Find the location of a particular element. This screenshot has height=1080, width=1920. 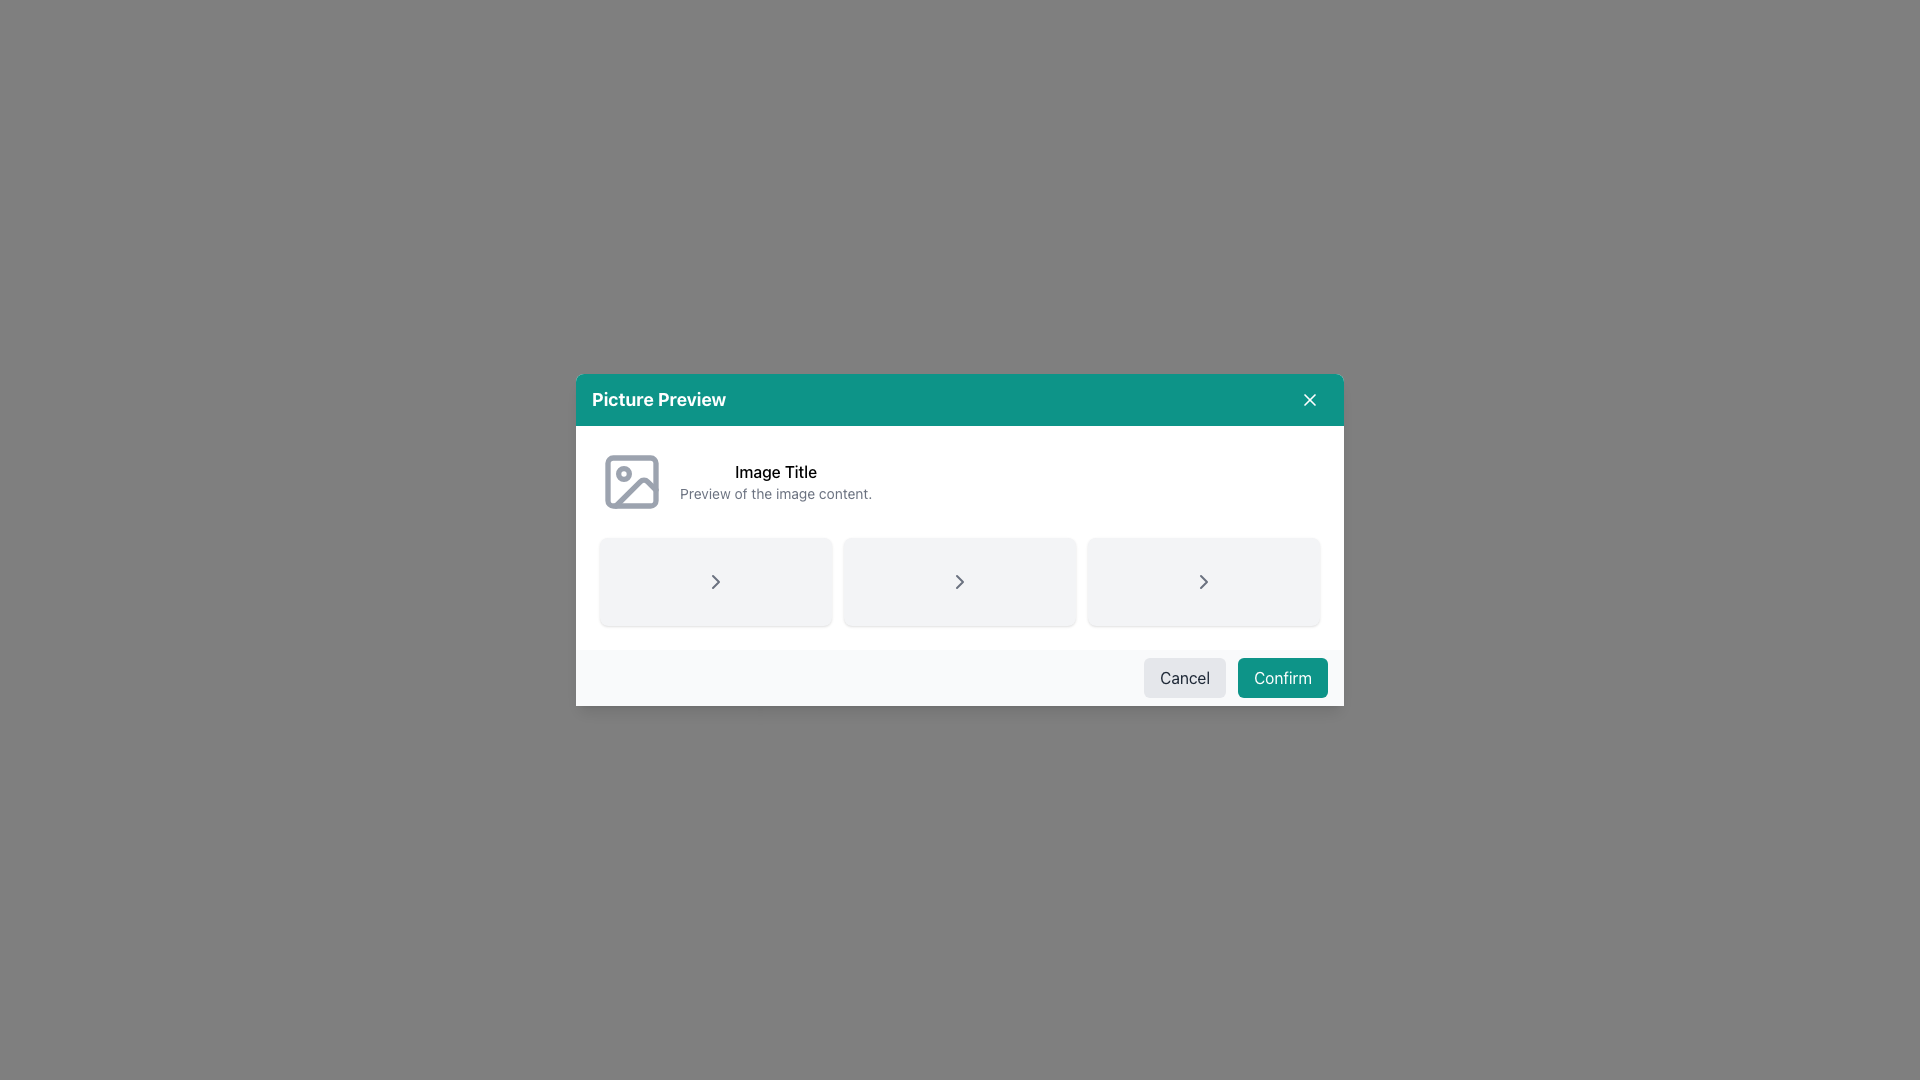

the second button in the grid of three horizontally aligned buttons, which has a light gray background and a chevron icon pointing to the right is located at coordinates (960, 582).